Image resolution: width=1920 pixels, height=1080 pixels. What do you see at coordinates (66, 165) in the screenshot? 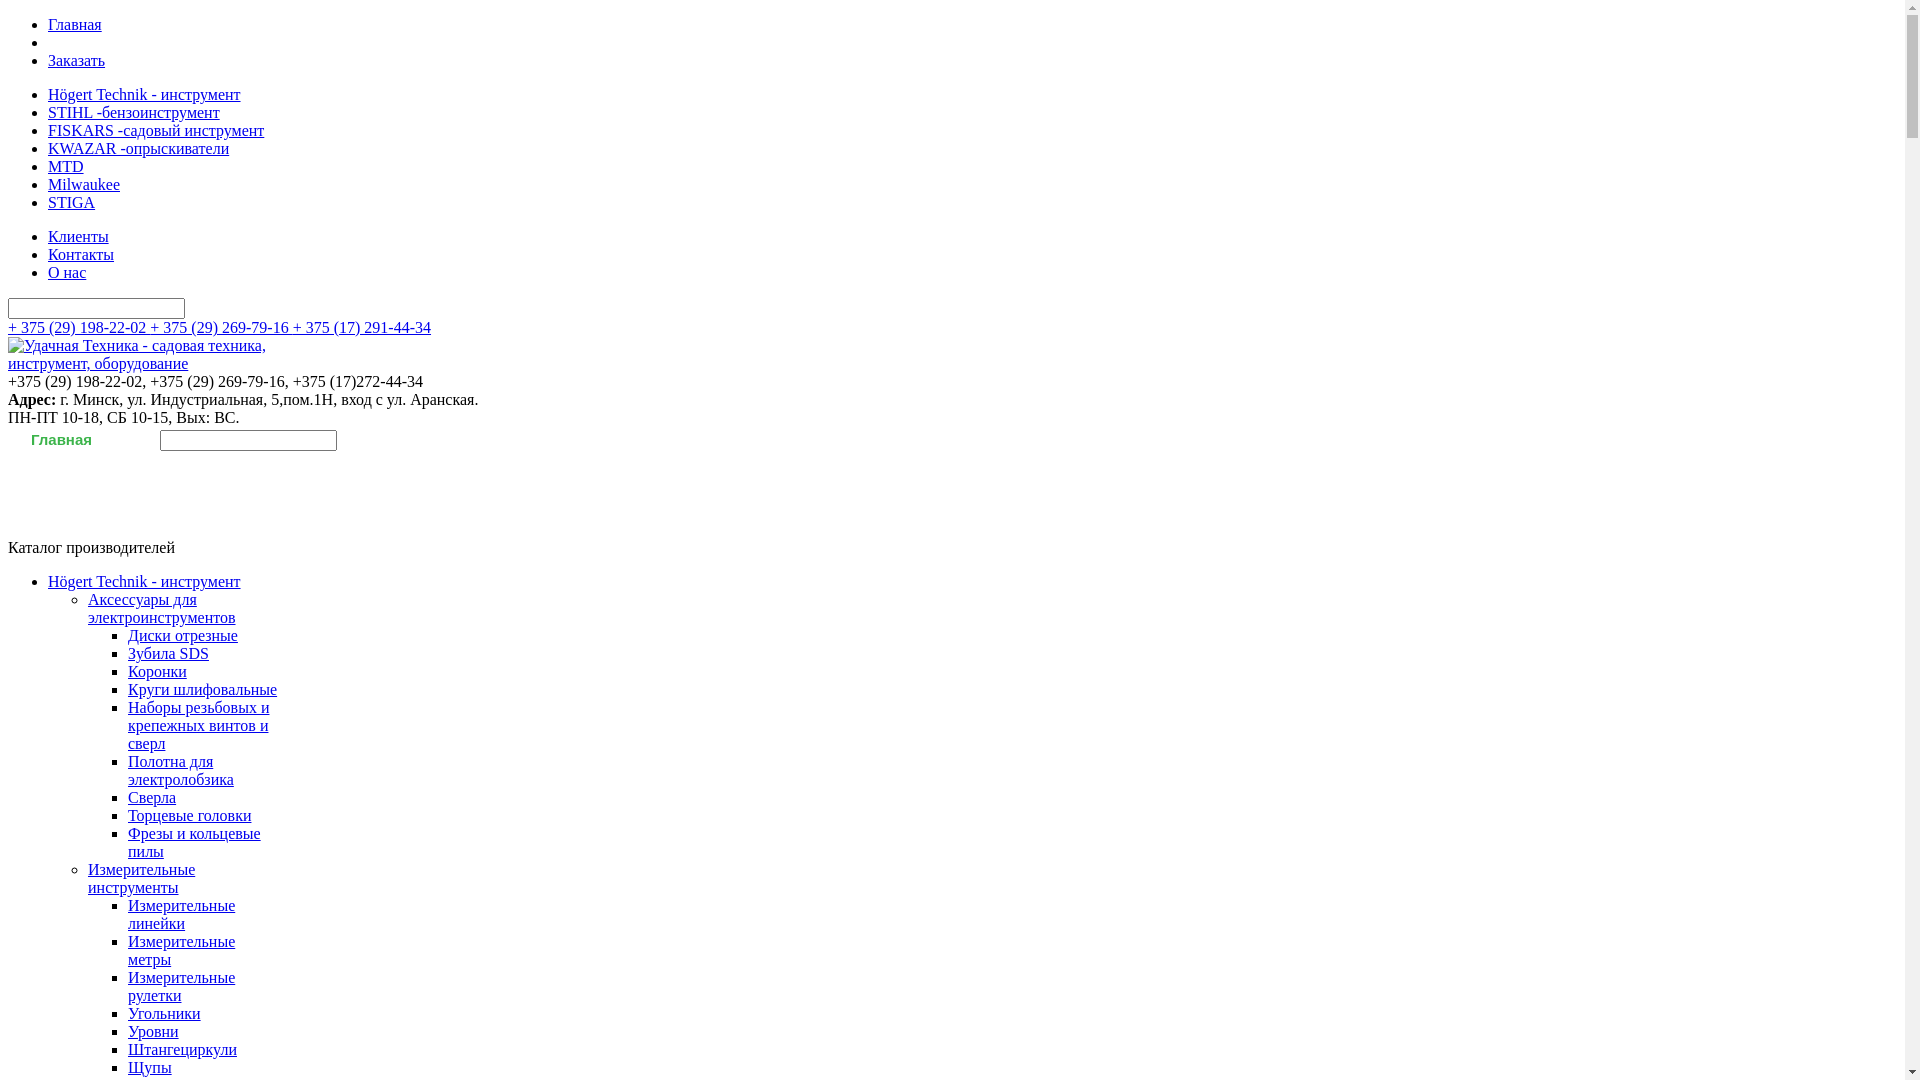
I see `'MTD'` at bounding box center [66, 165].